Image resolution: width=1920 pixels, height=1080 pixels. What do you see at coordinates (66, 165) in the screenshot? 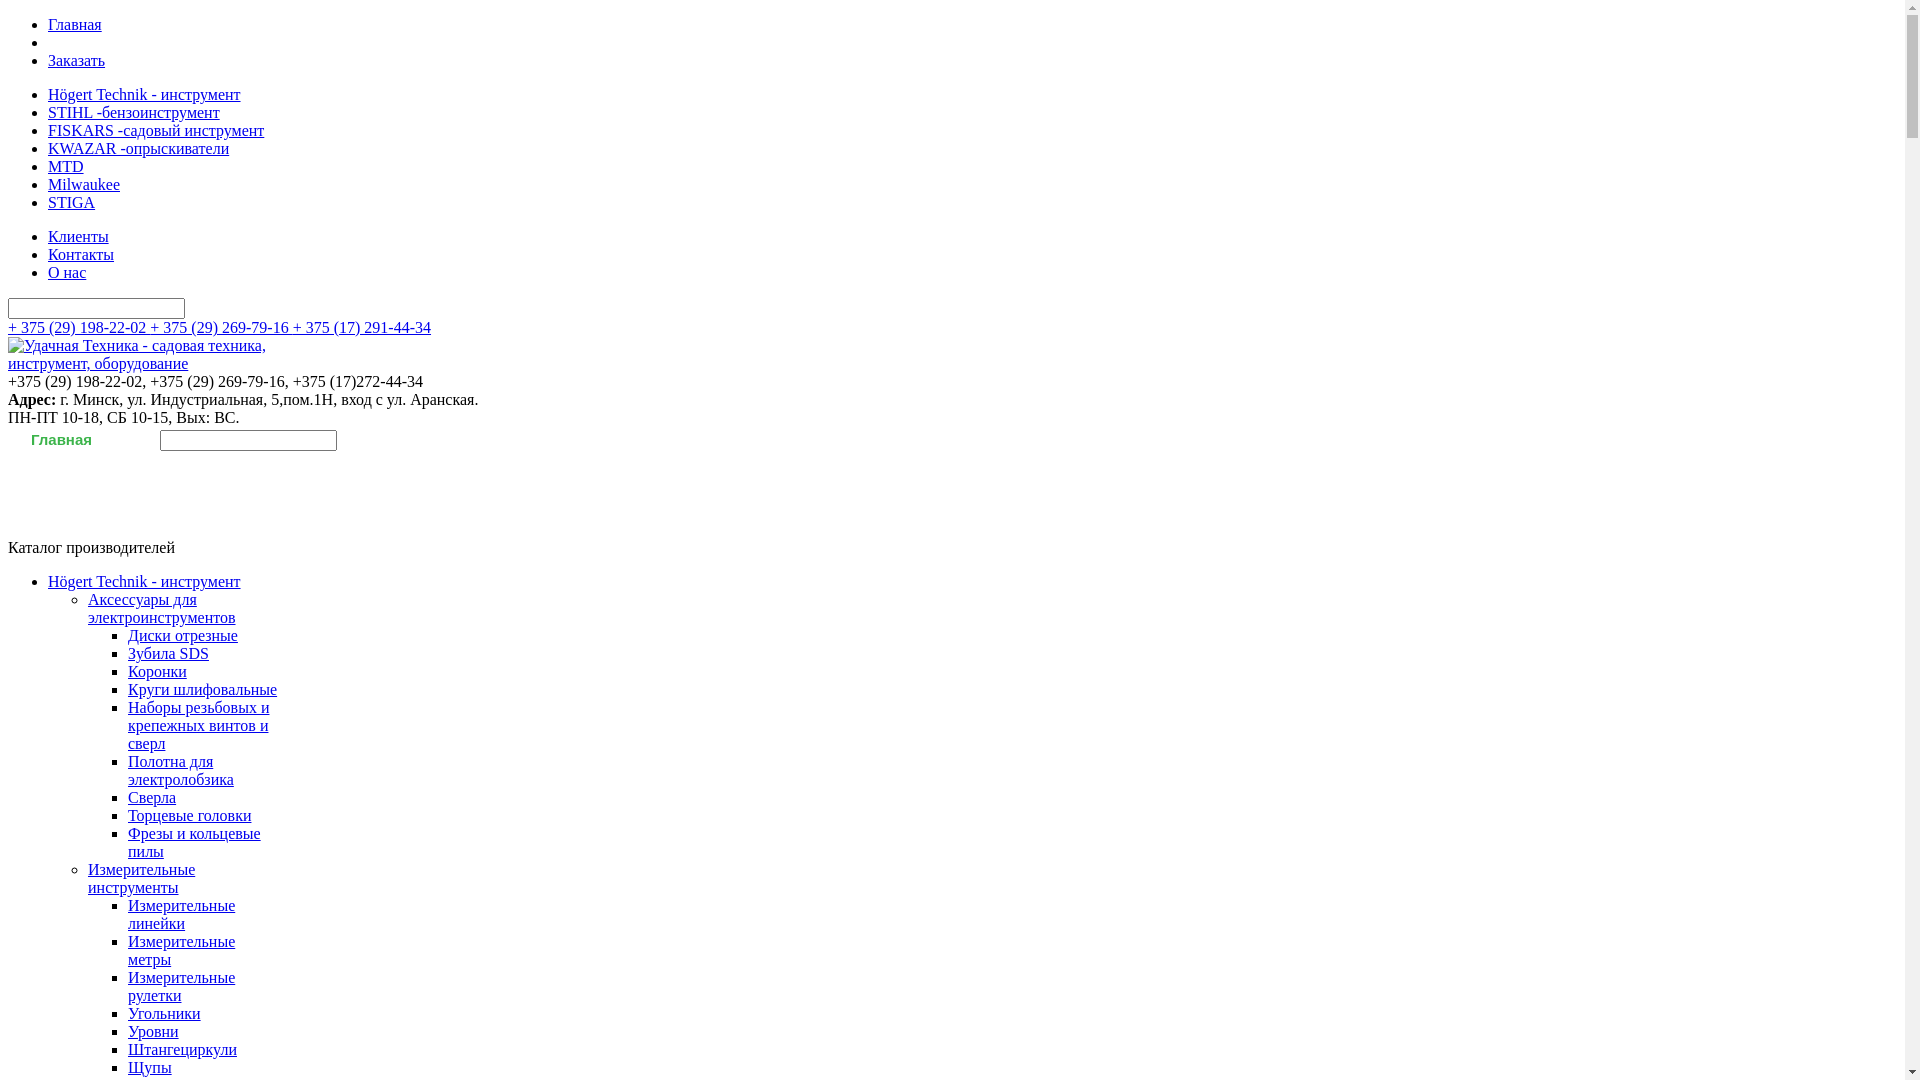
I see `'MTD'` at bounding box center [66, 165].